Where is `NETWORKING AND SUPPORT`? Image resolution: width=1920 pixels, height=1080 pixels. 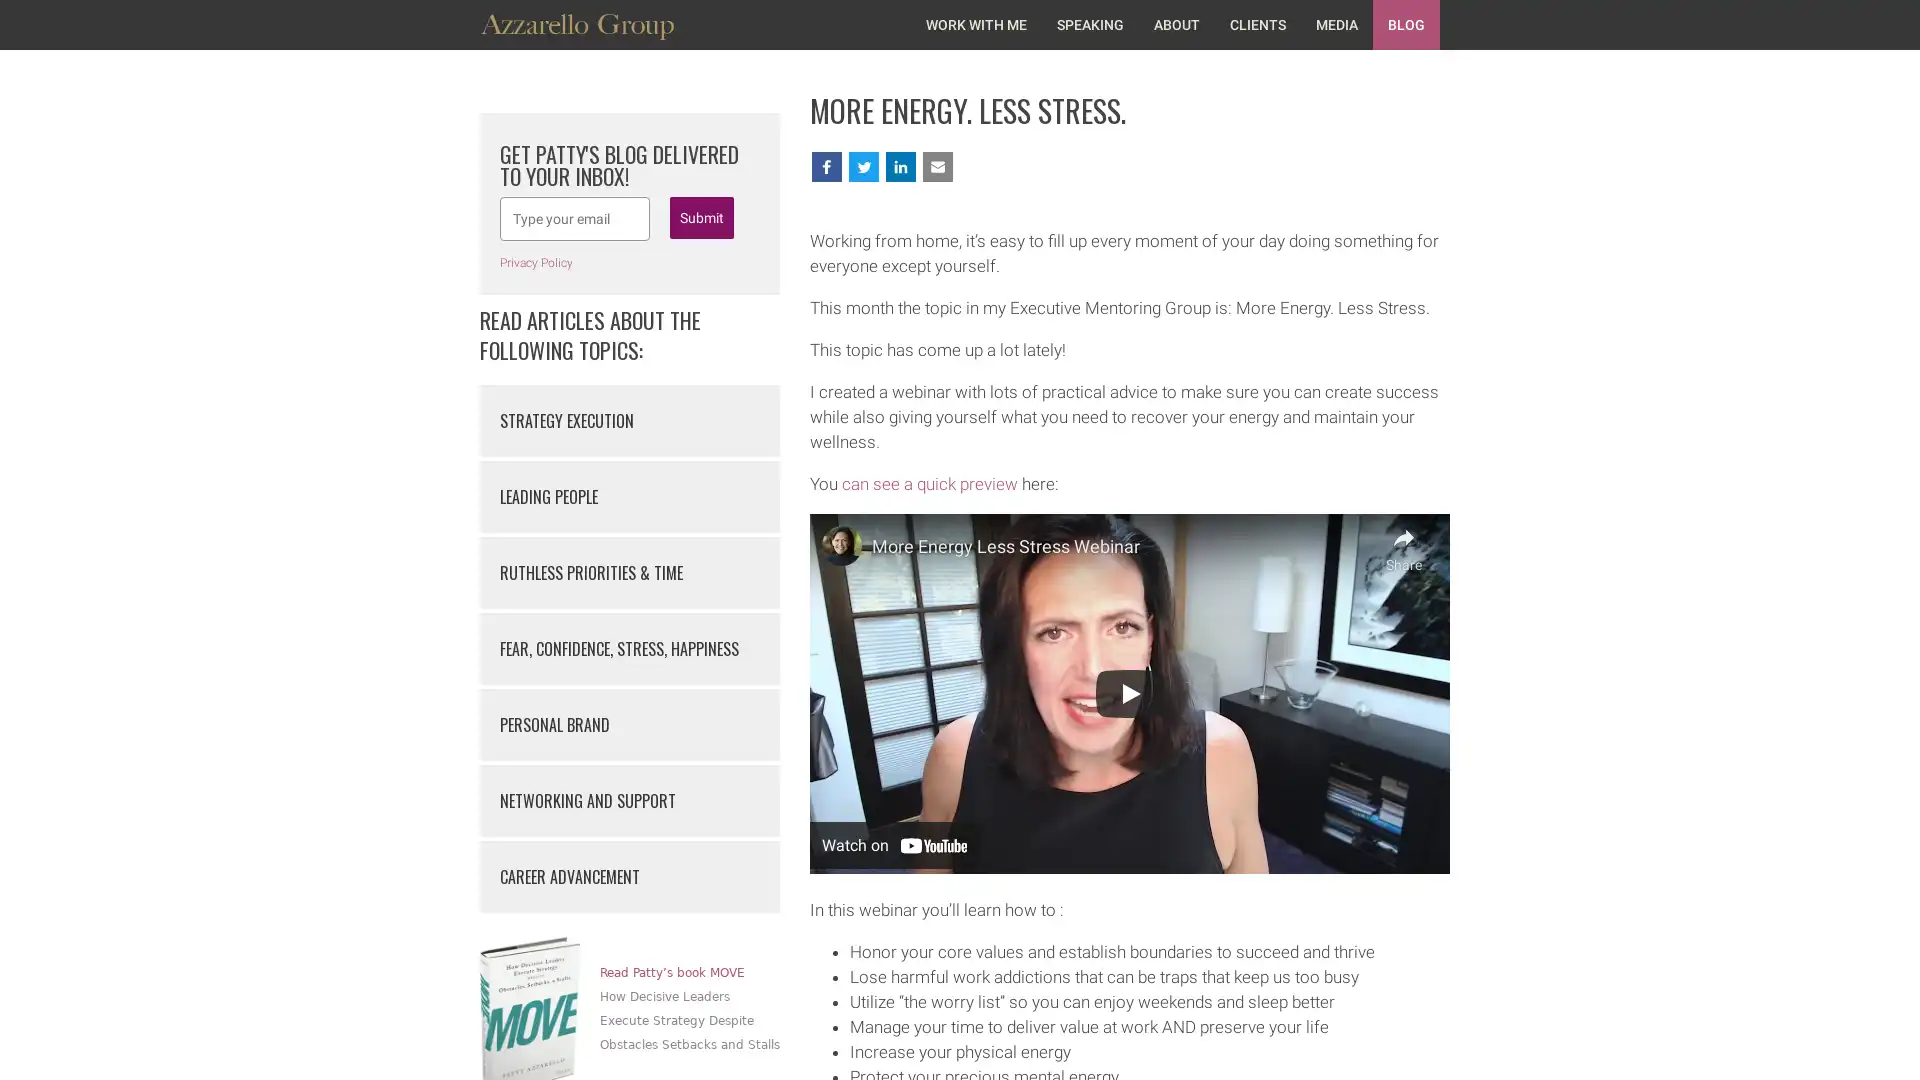 NETWORKING AND SUPPORT is located at coordinates (628, 800).